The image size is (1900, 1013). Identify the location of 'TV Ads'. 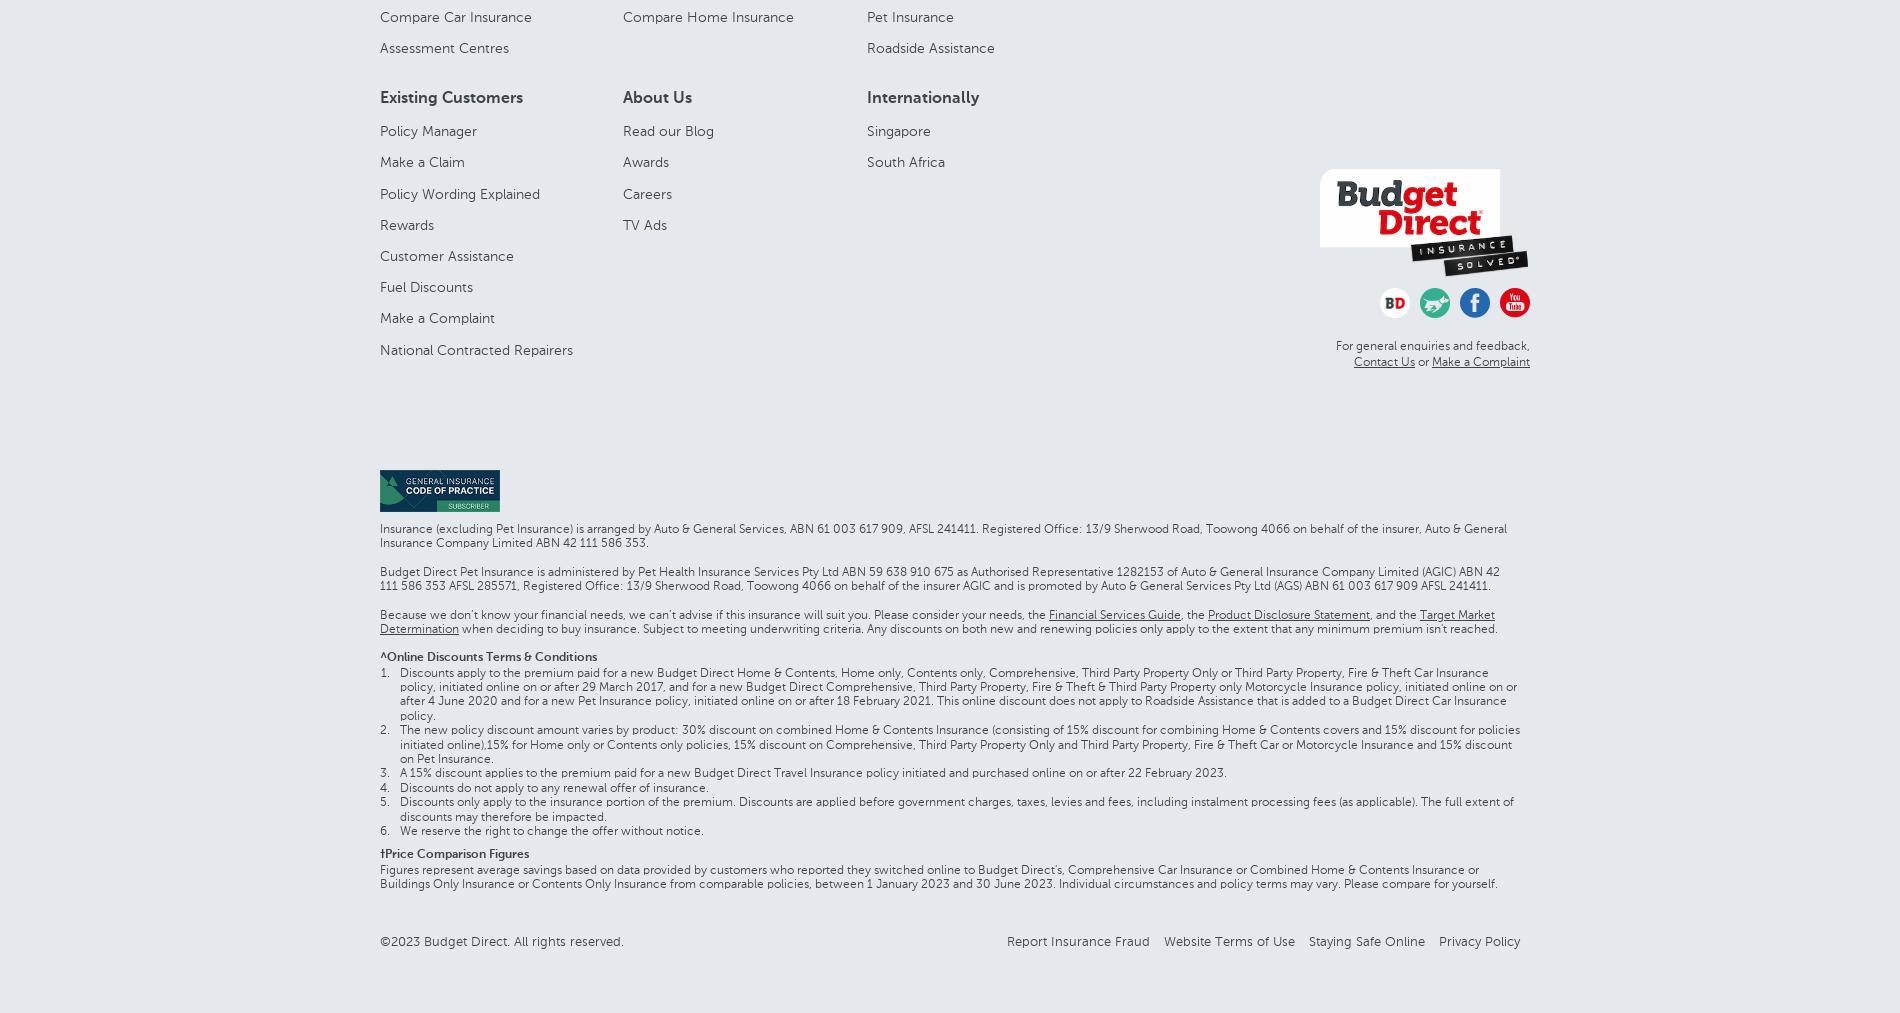
(645, 223).